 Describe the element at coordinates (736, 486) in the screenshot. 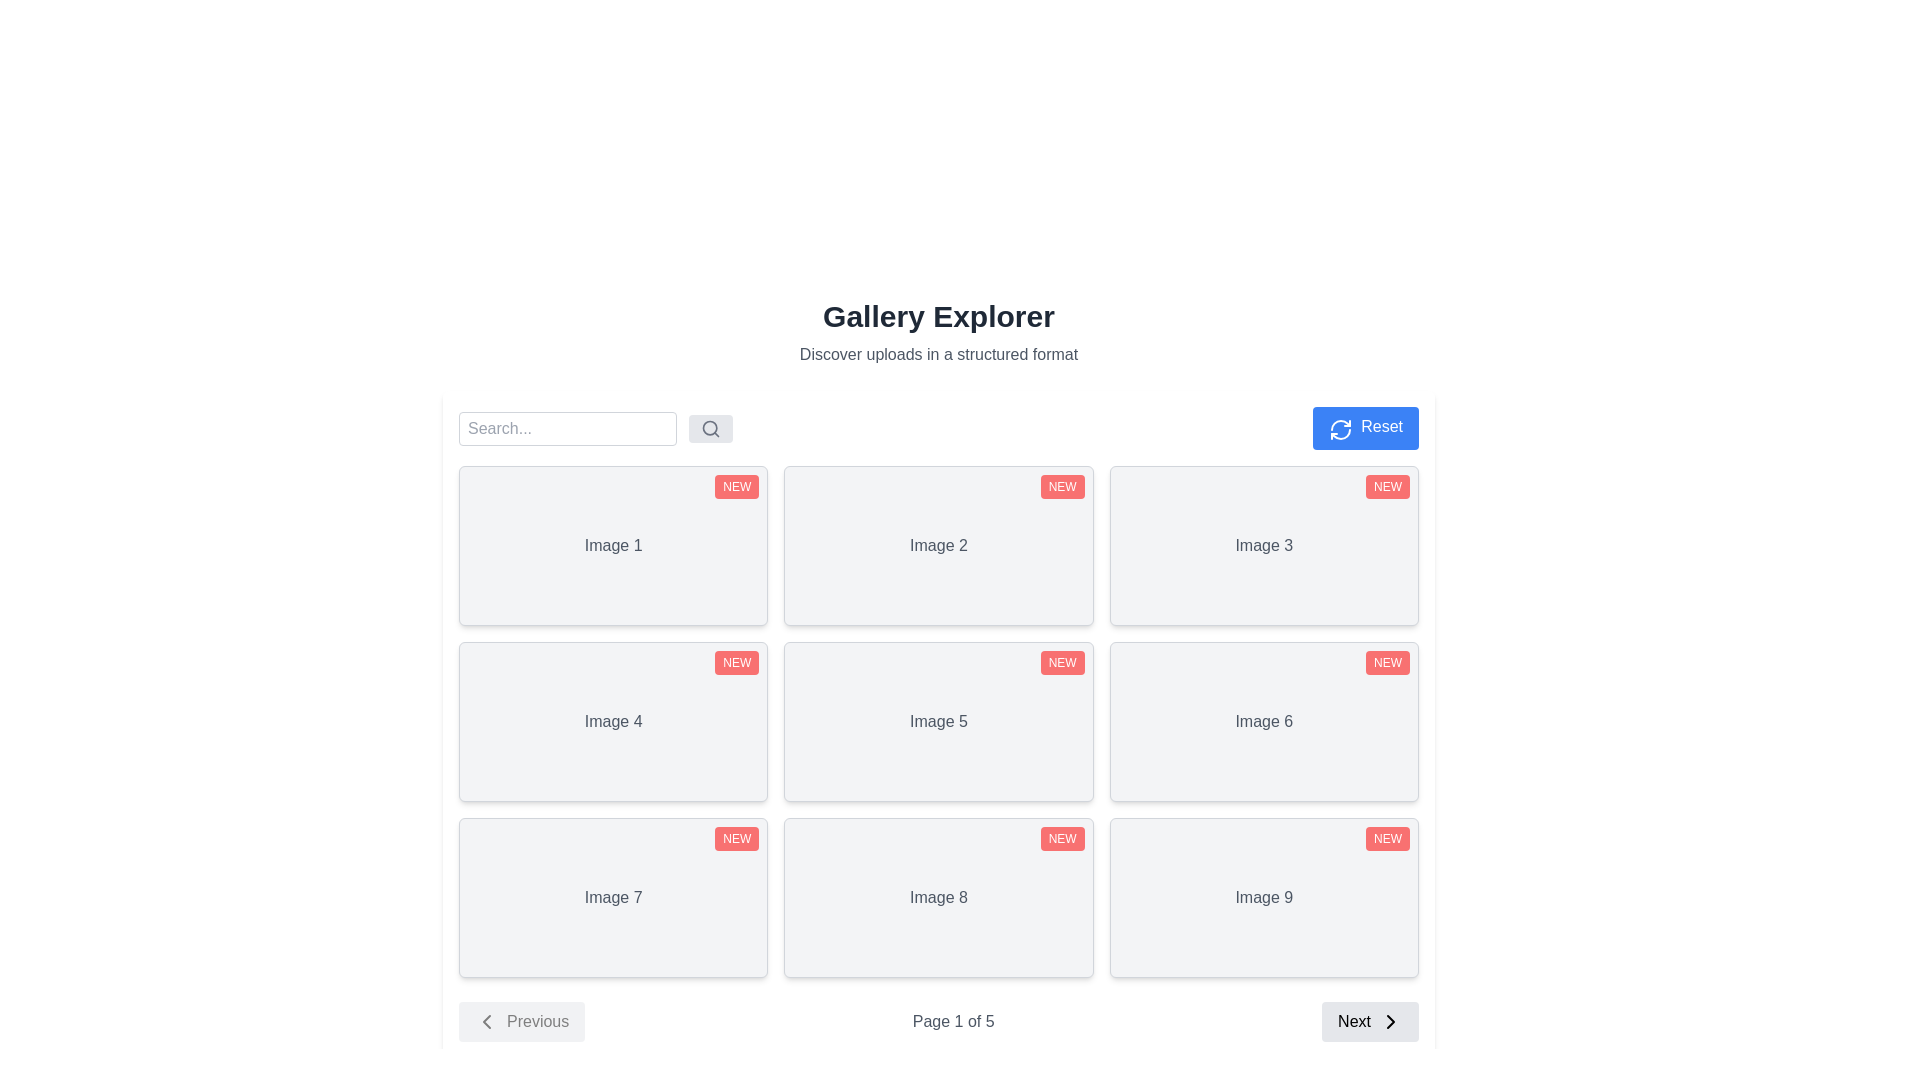

I see `the 'NEW' badge with a red background and white text located in the top-right corner of the 'Image 1' card` at that location.